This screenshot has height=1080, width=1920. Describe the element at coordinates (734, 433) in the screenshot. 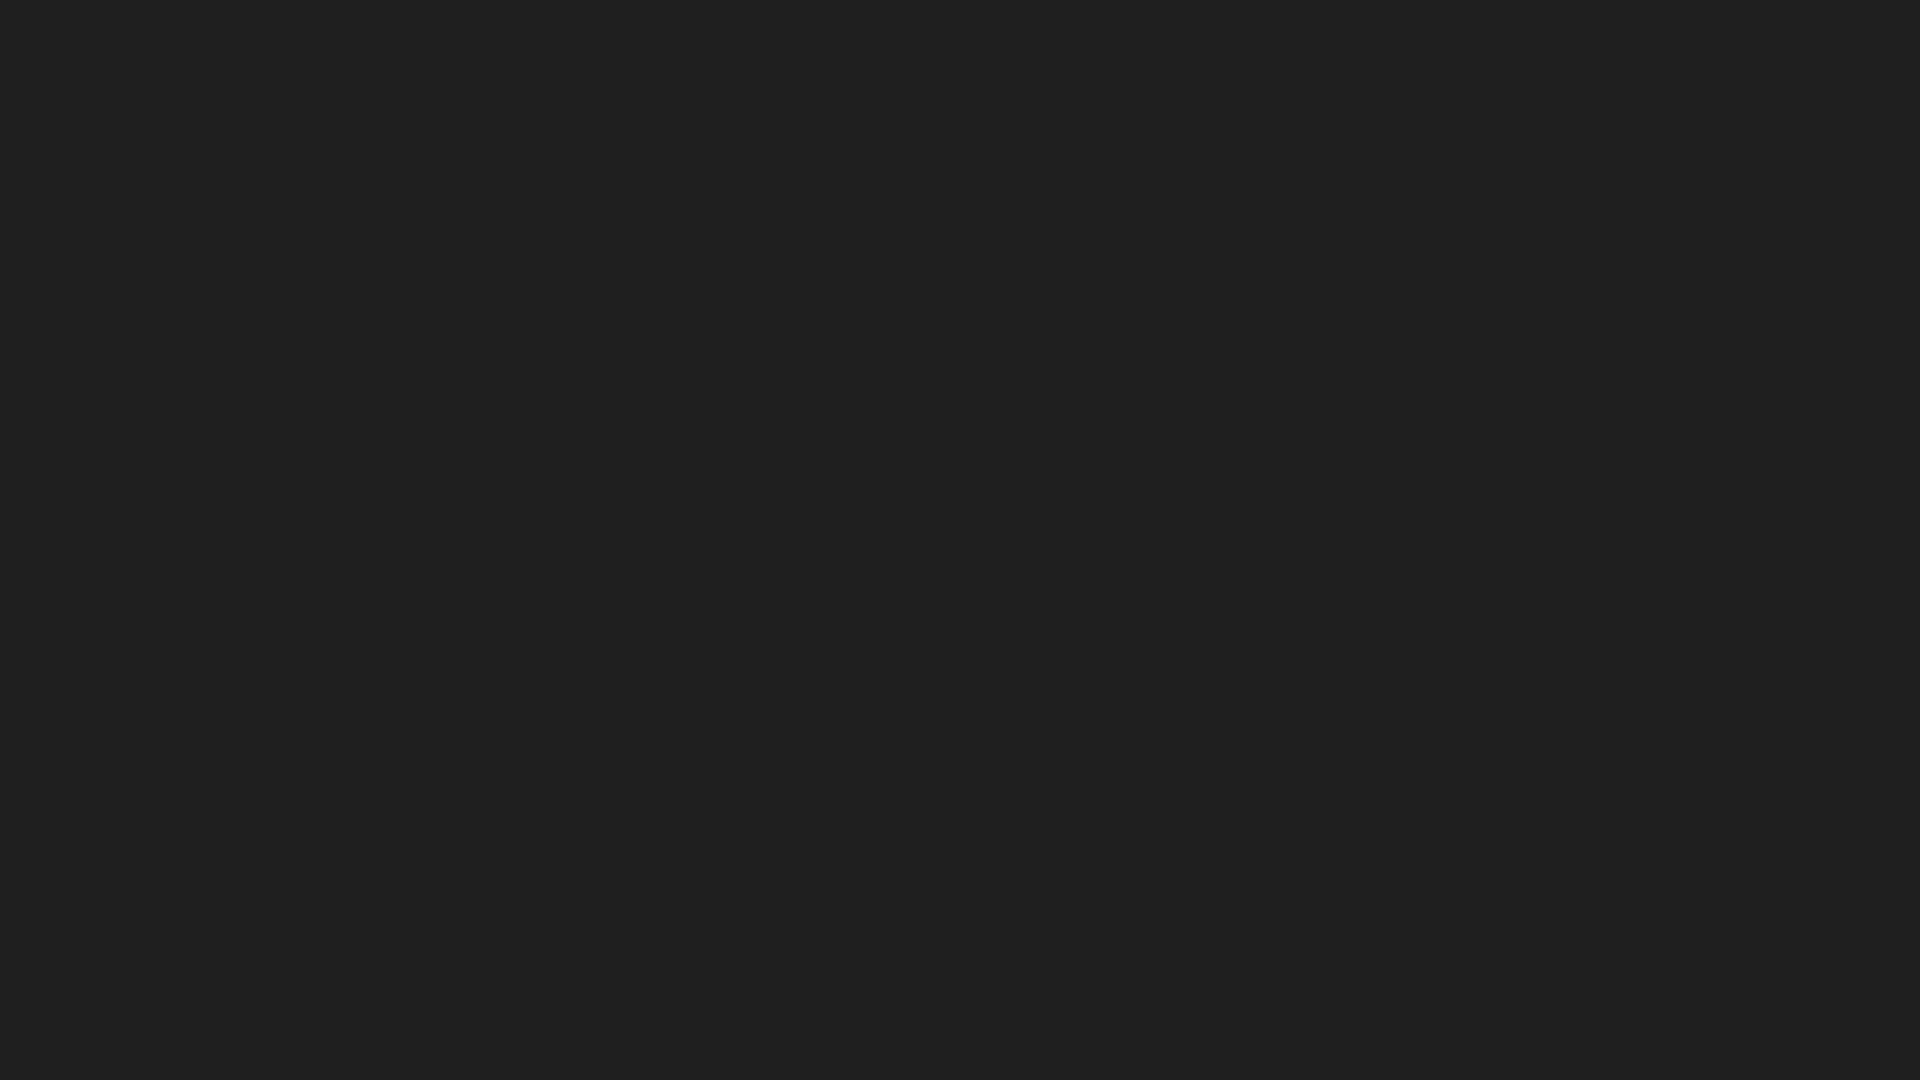

I see `Change to list layout` at that location.